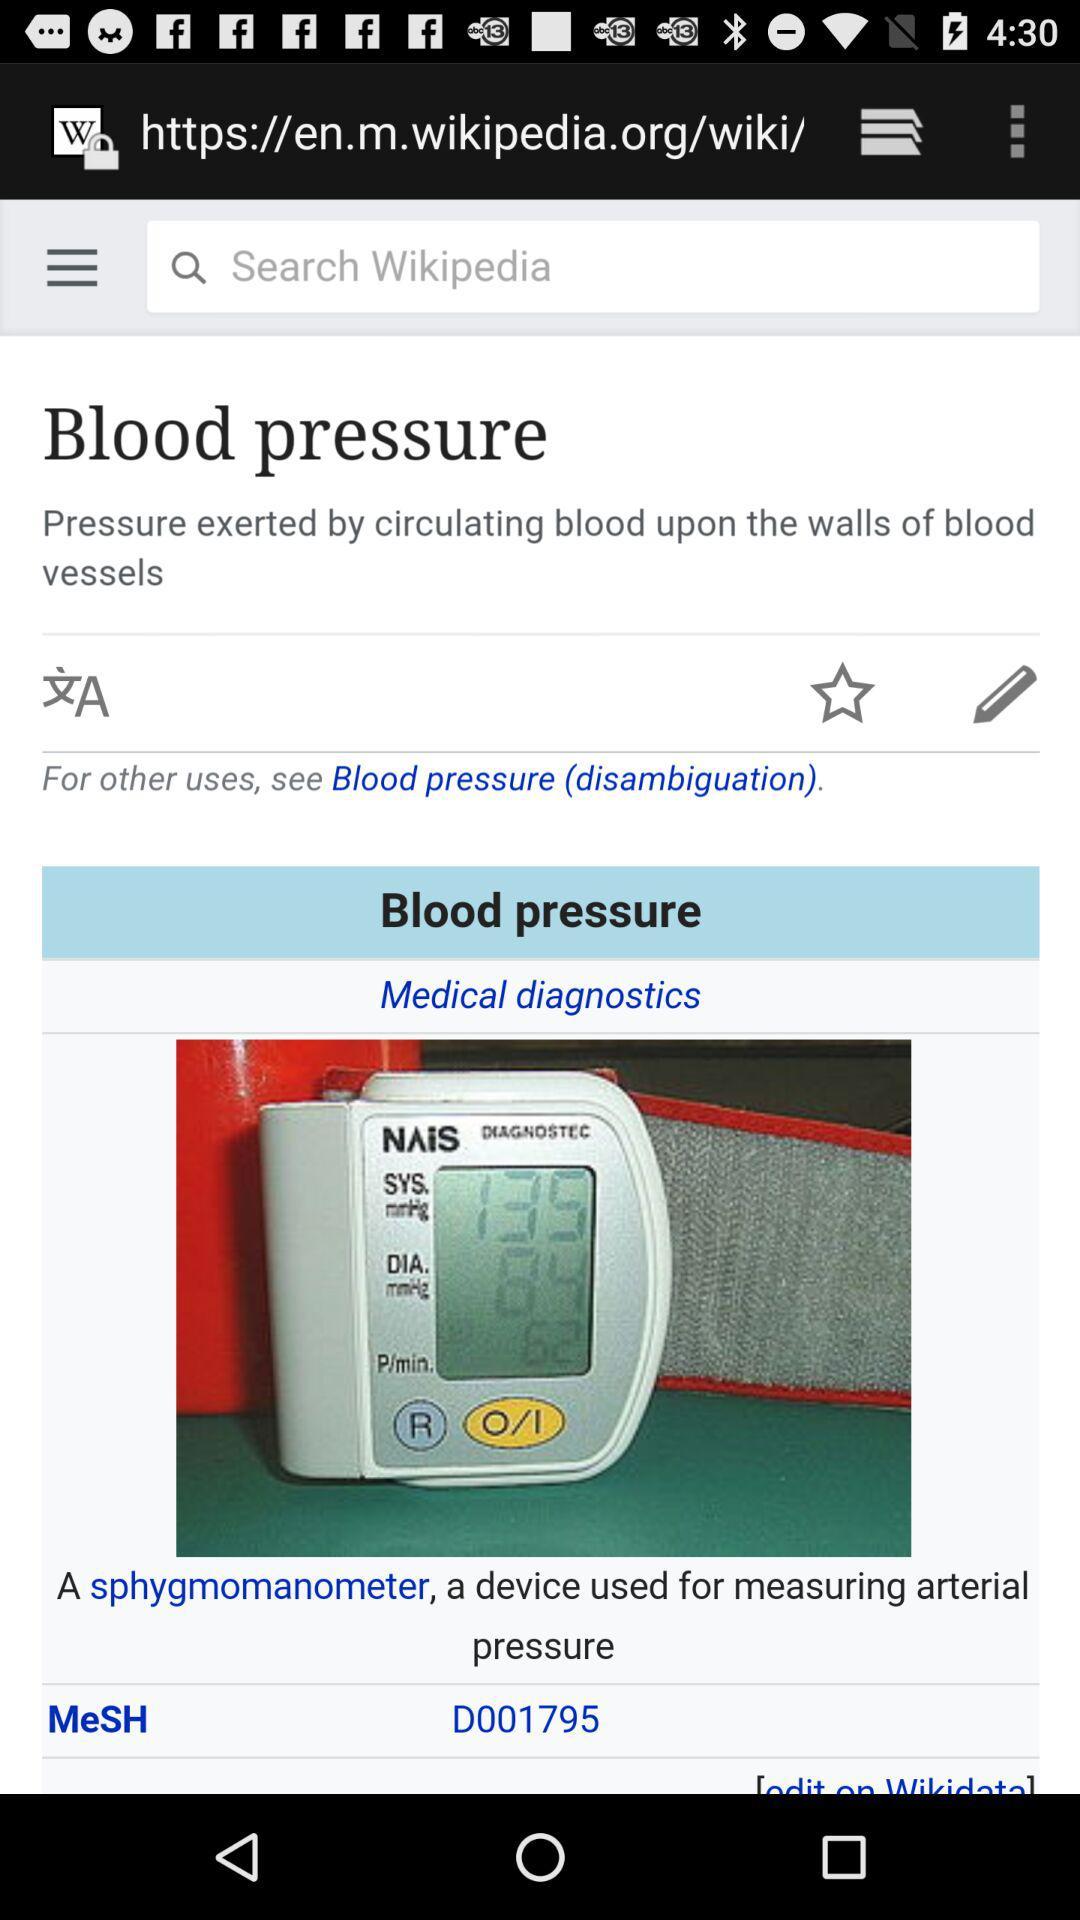  What do you see at coordinates (472, 130) in the screenshot?
I see `icon at the top` at bounding box center [472, 130].